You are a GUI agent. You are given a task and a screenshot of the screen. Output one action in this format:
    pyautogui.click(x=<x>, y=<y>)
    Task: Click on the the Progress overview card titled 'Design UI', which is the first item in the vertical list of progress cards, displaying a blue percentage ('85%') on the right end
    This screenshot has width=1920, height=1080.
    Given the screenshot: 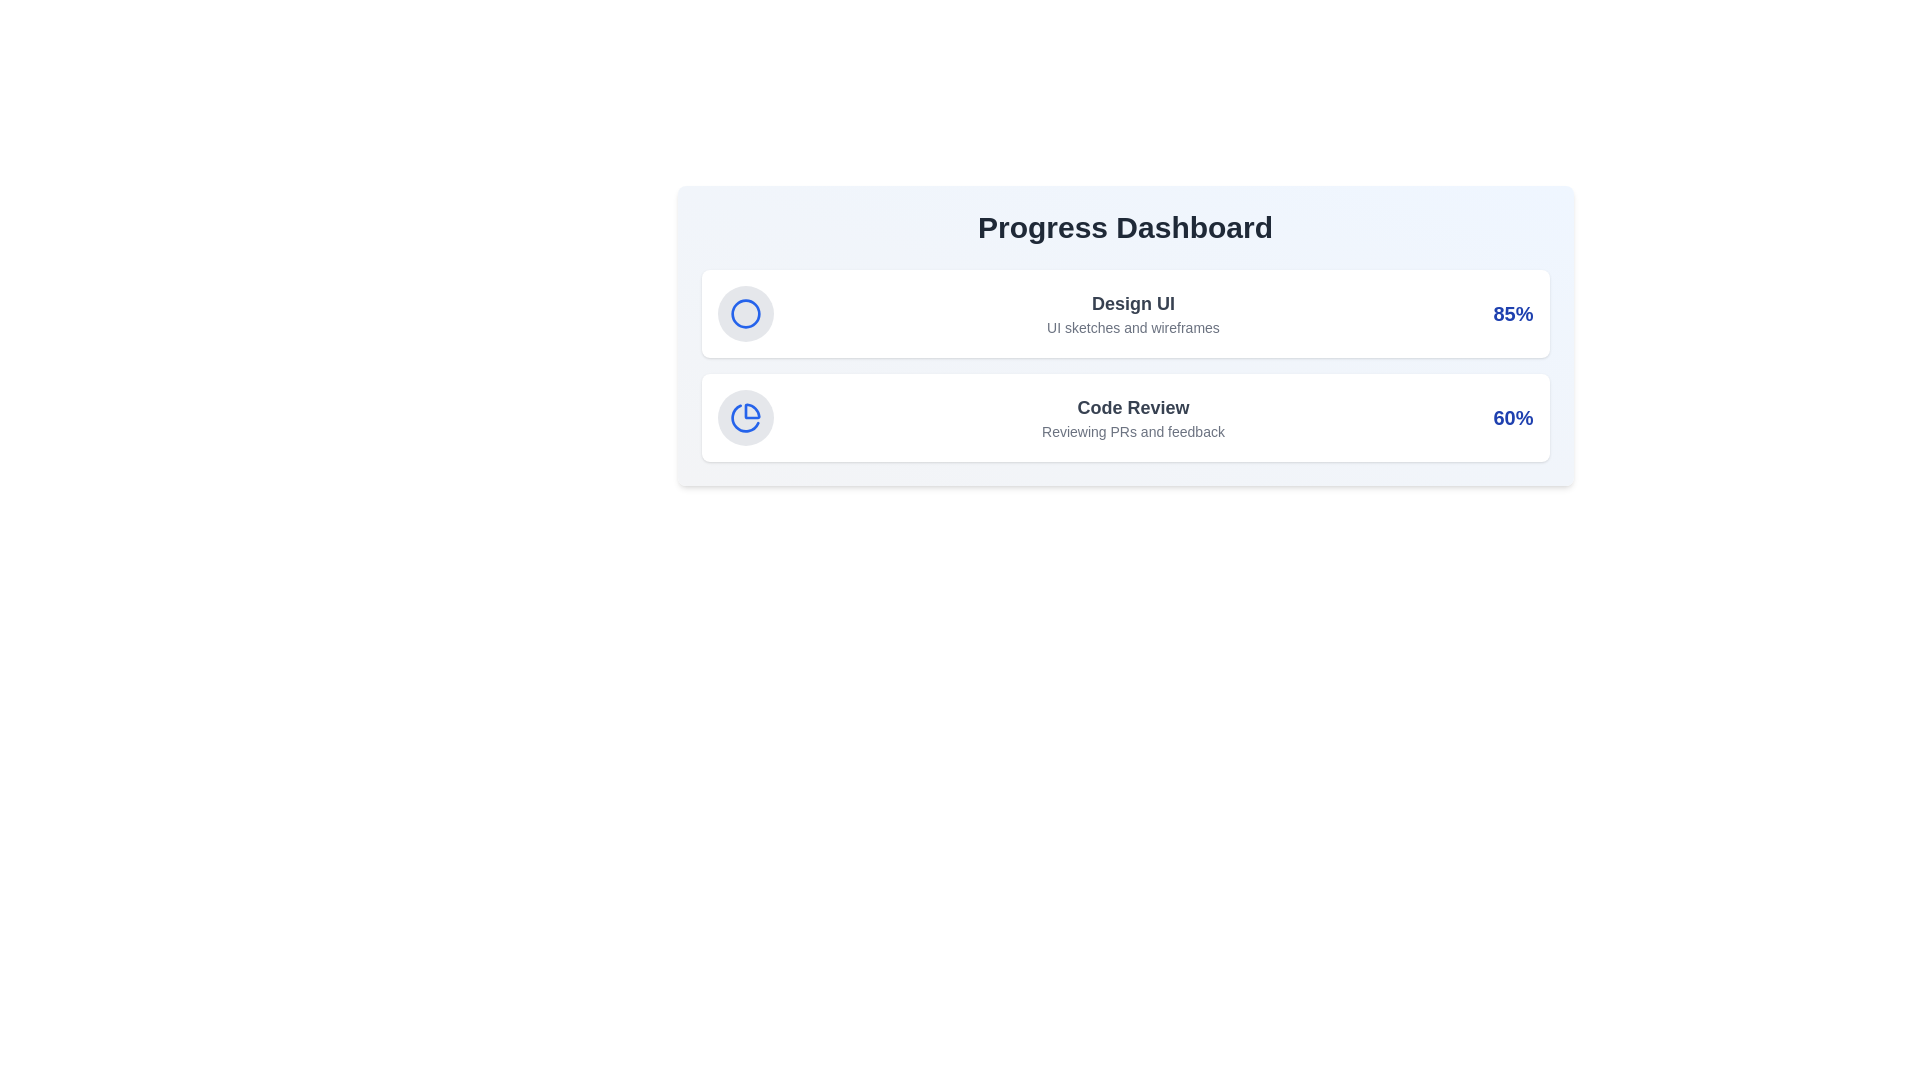 What is the action you would take?
    pyautogui.click(x=1125, y=313)
    